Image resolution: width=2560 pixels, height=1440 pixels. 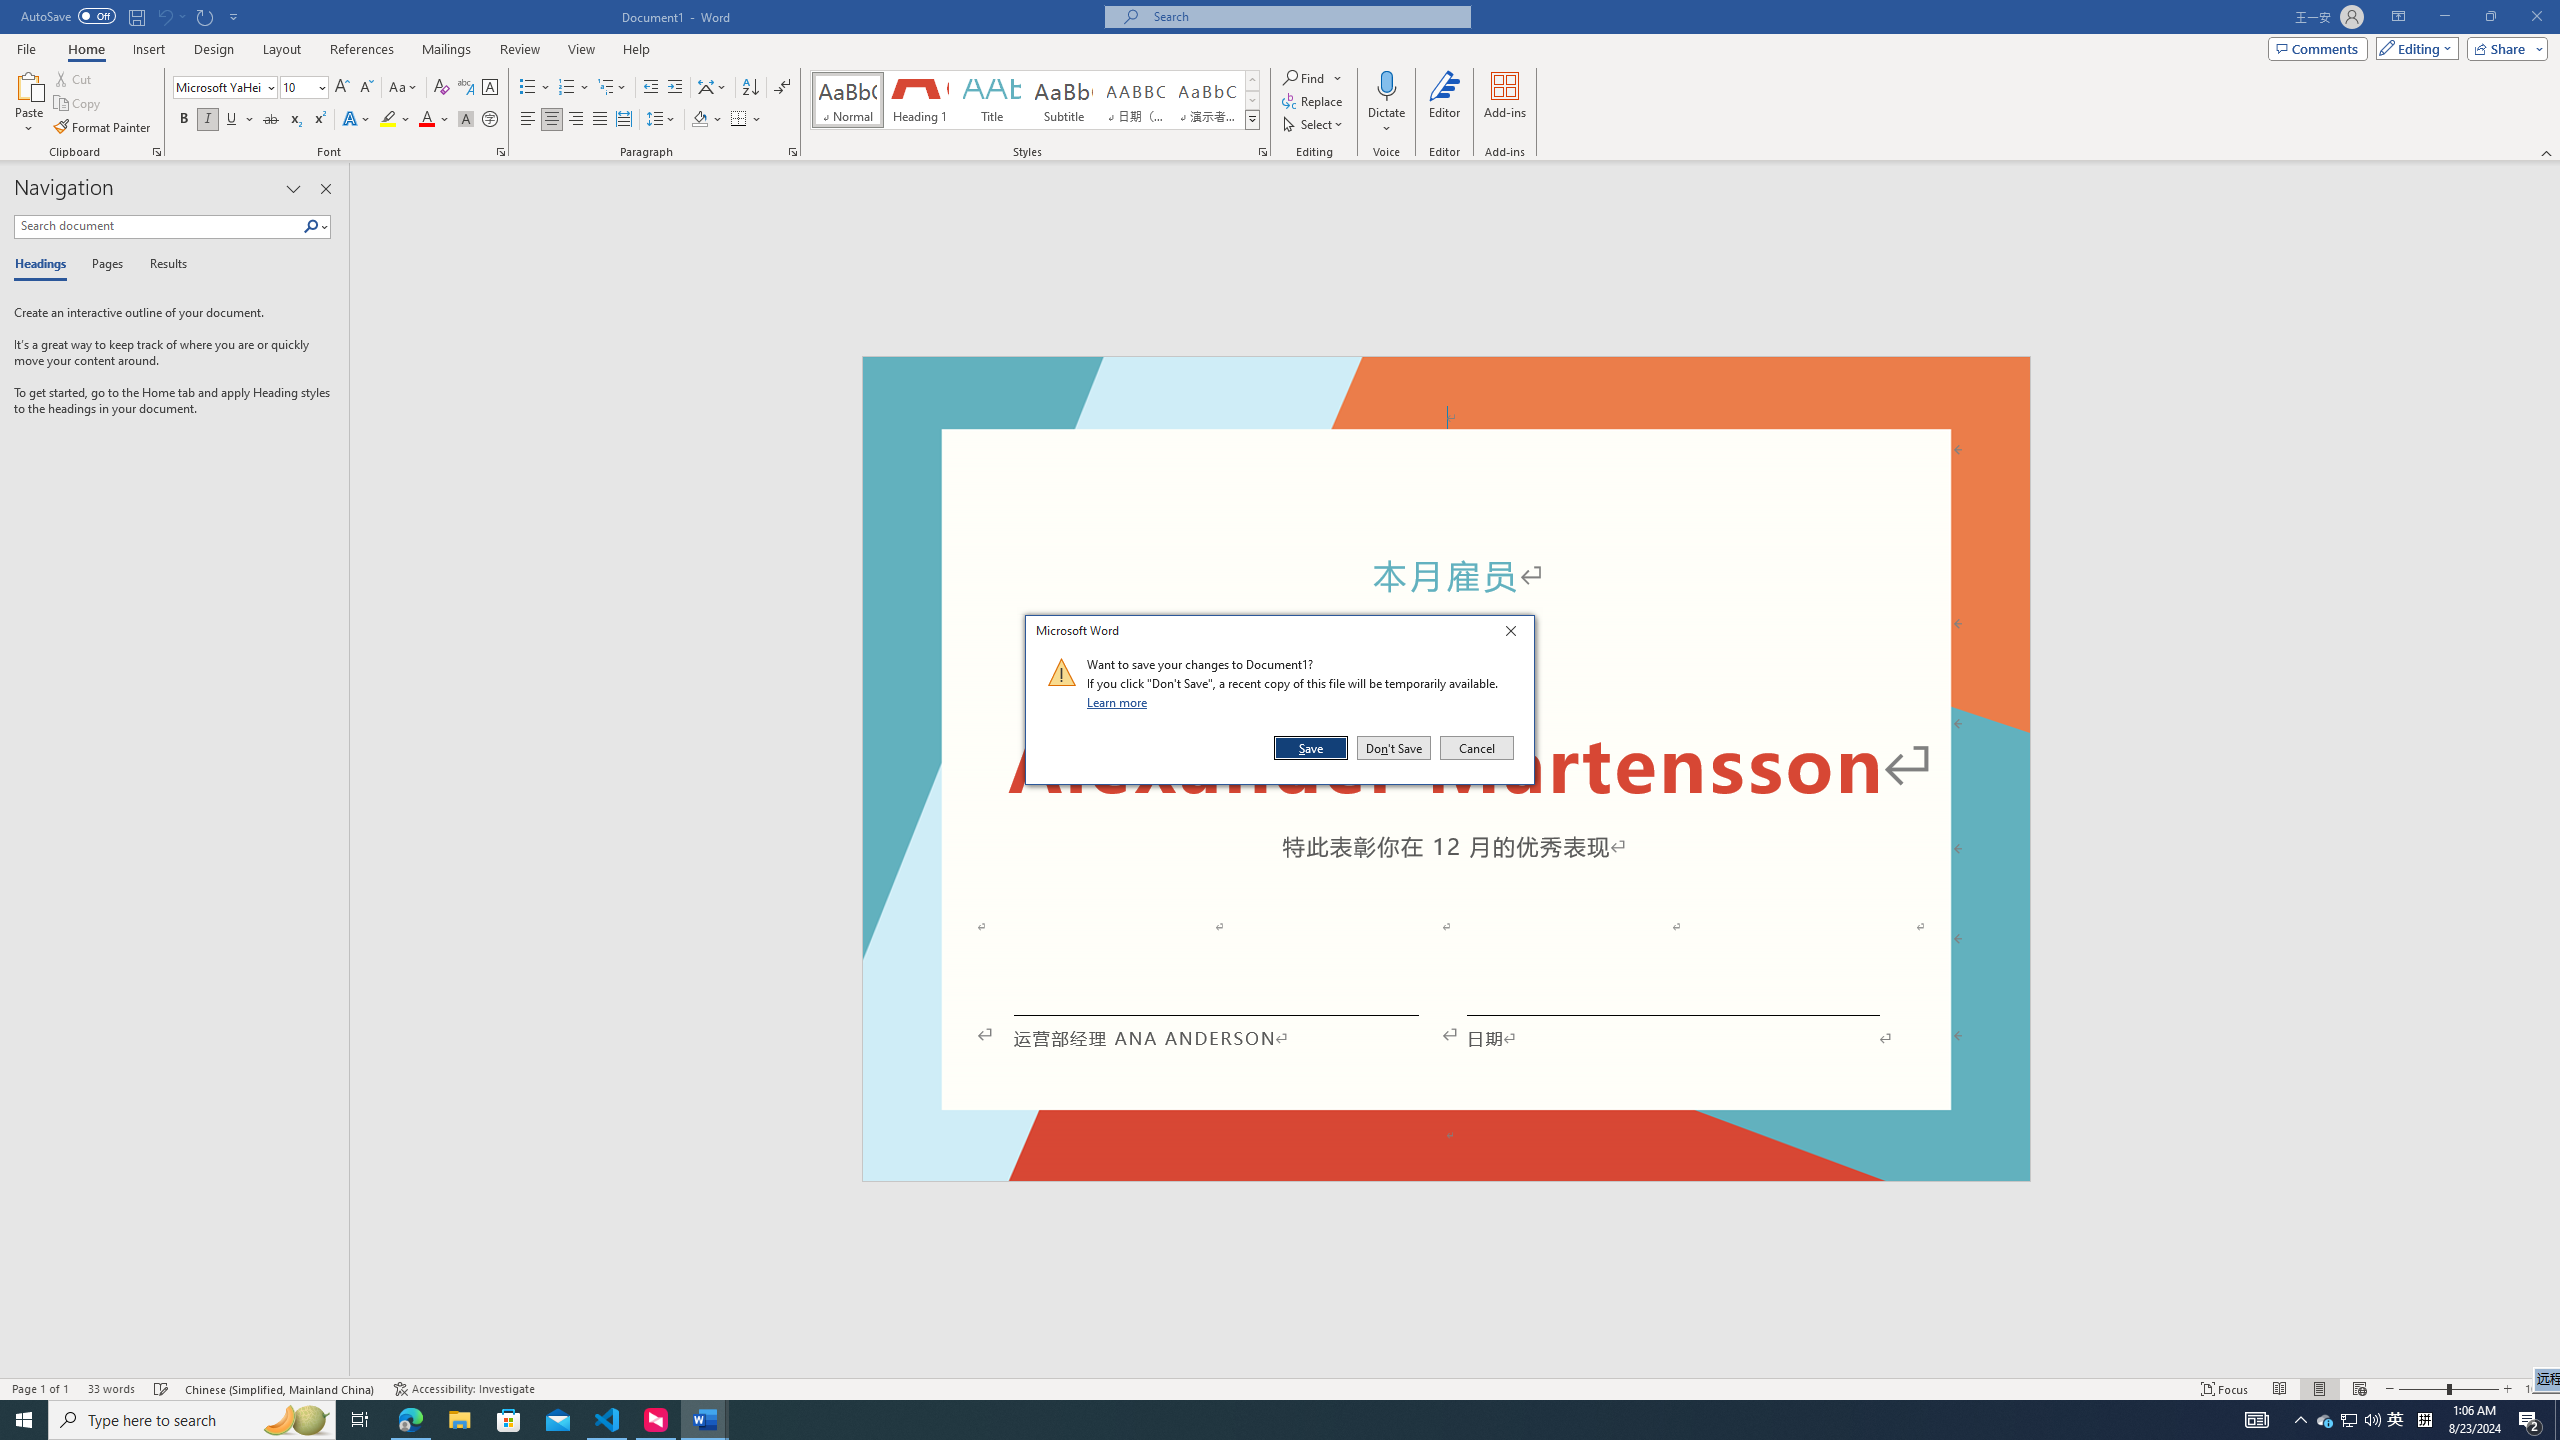 I want to click on 'Show desktop', so click(x=2556, y=1418).